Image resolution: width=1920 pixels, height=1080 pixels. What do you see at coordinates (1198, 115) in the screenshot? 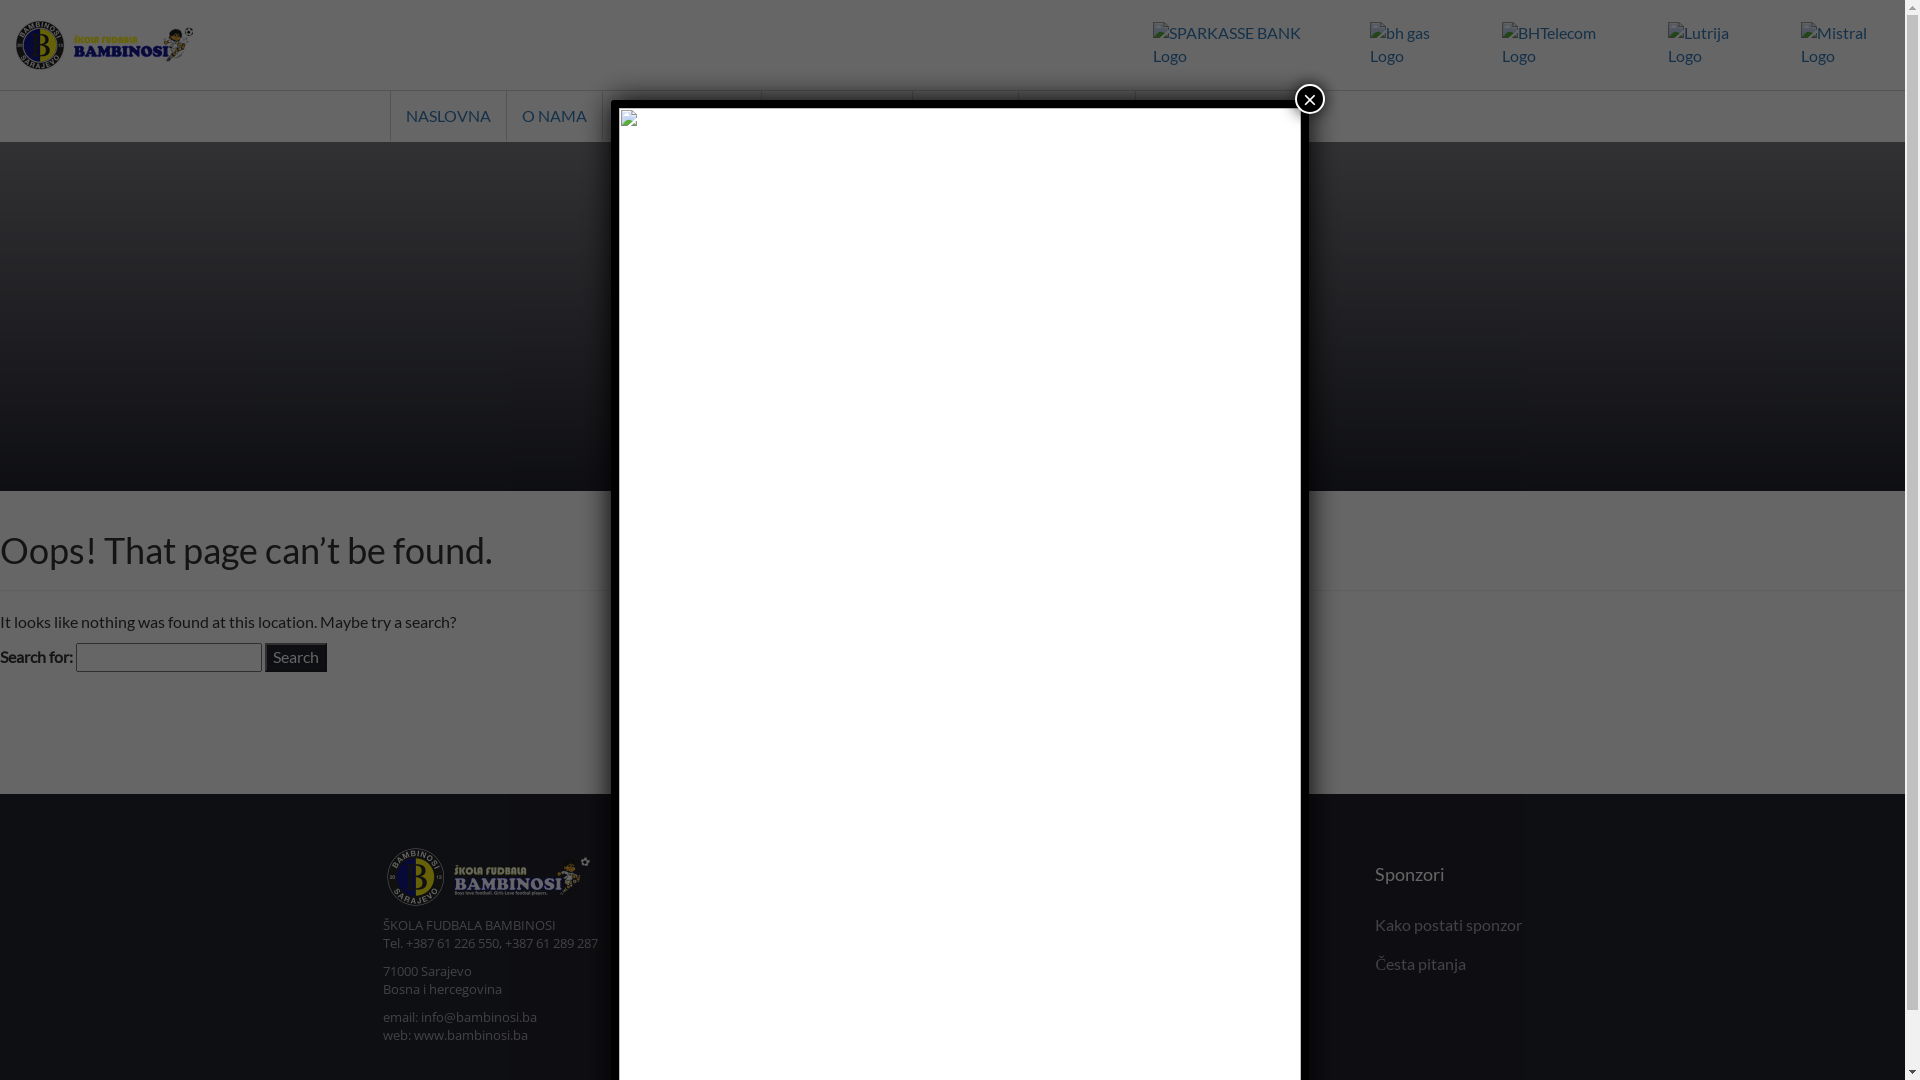
I see `'SPONZORI'` at bounding box center [1198, 115].